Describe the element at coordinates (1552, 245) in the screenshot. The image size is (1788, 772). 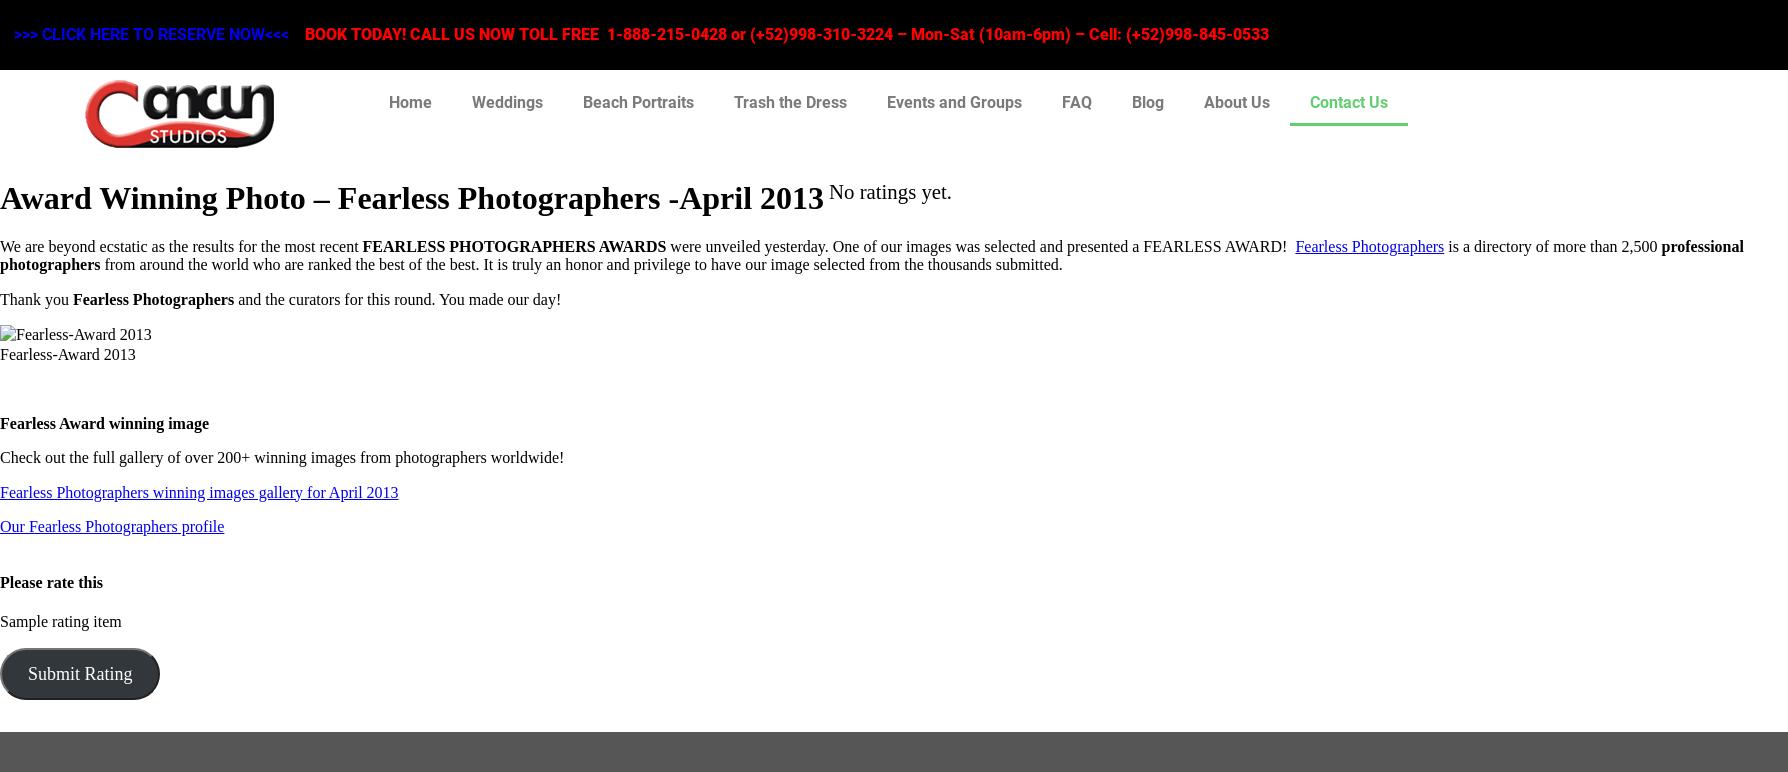
I see `'is a directory of more than 2,500'` at that location.